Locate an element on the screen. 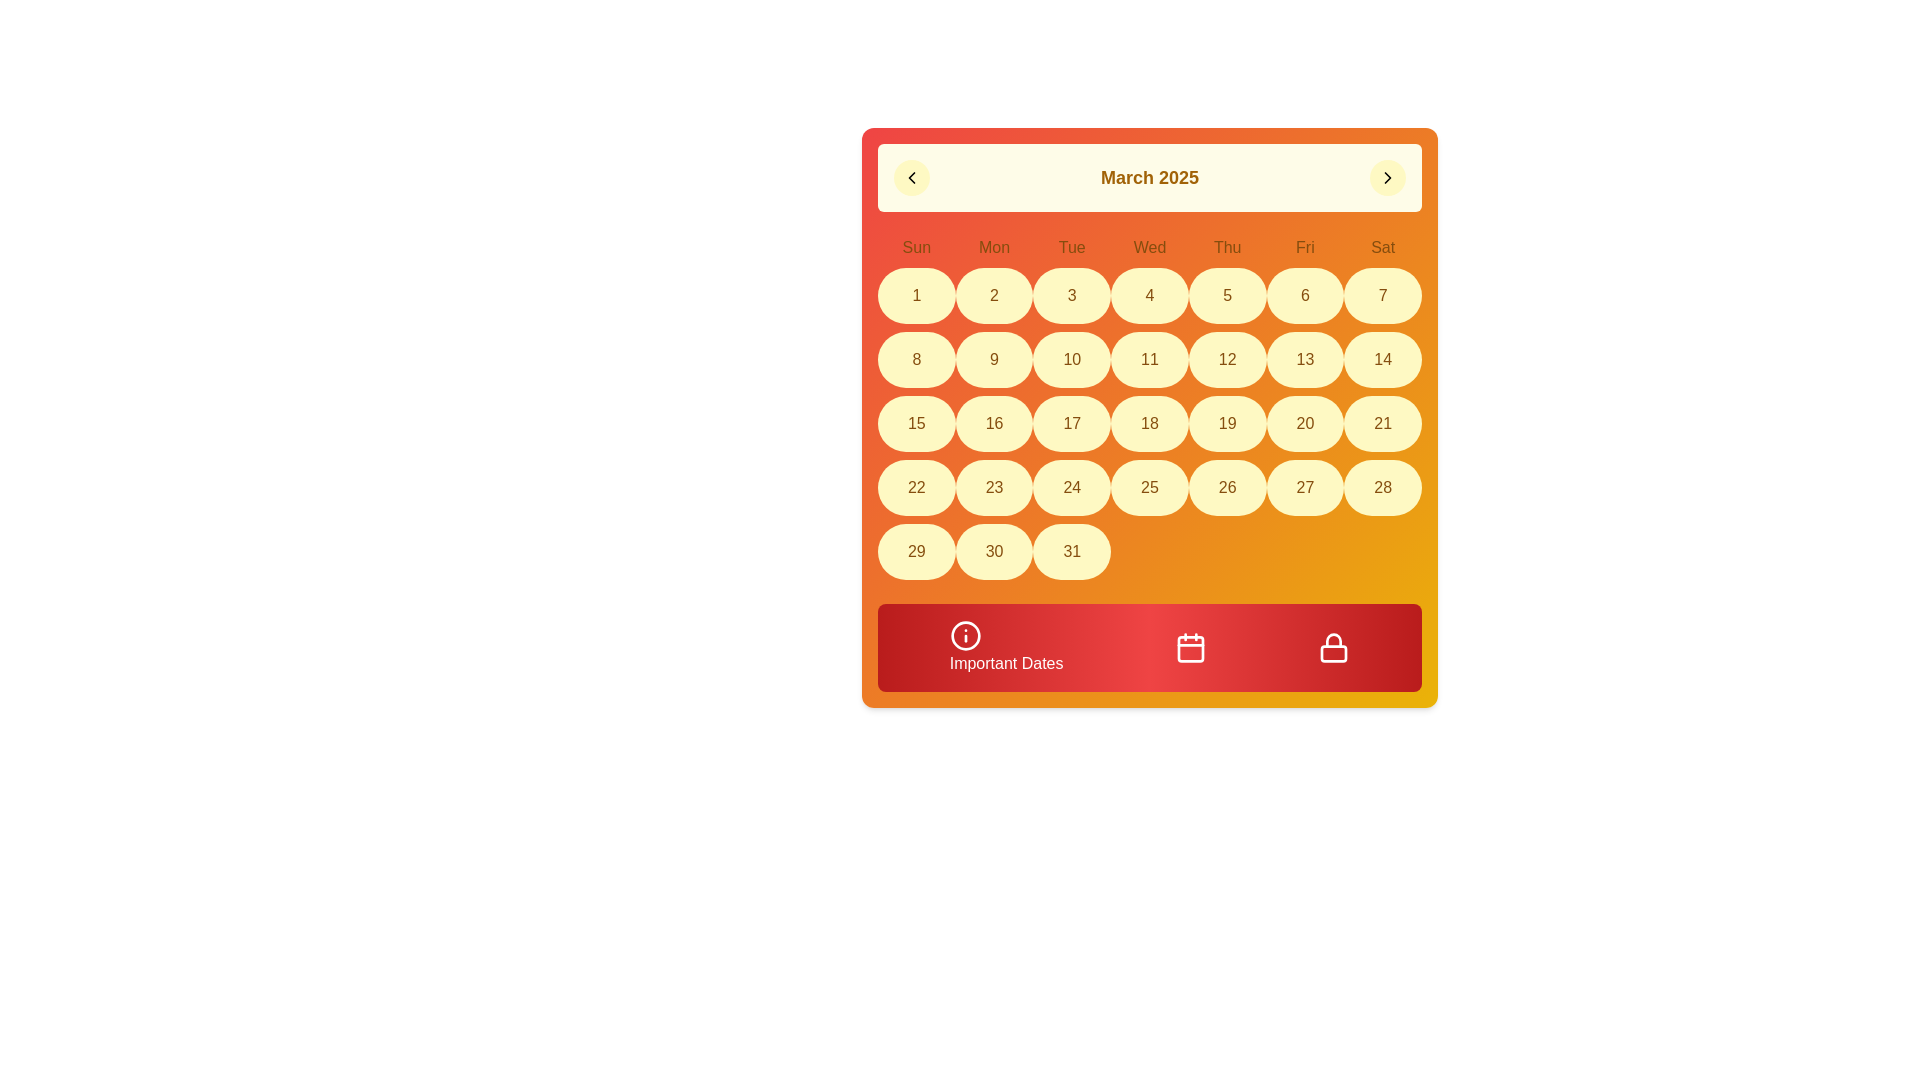 The width and height of the screenshot is (1920, 1080). the circular button labeled '25' located in the sixth row and fourth column of the calendar grid by moving the cursor to it is located at coordinates (1150, 488).